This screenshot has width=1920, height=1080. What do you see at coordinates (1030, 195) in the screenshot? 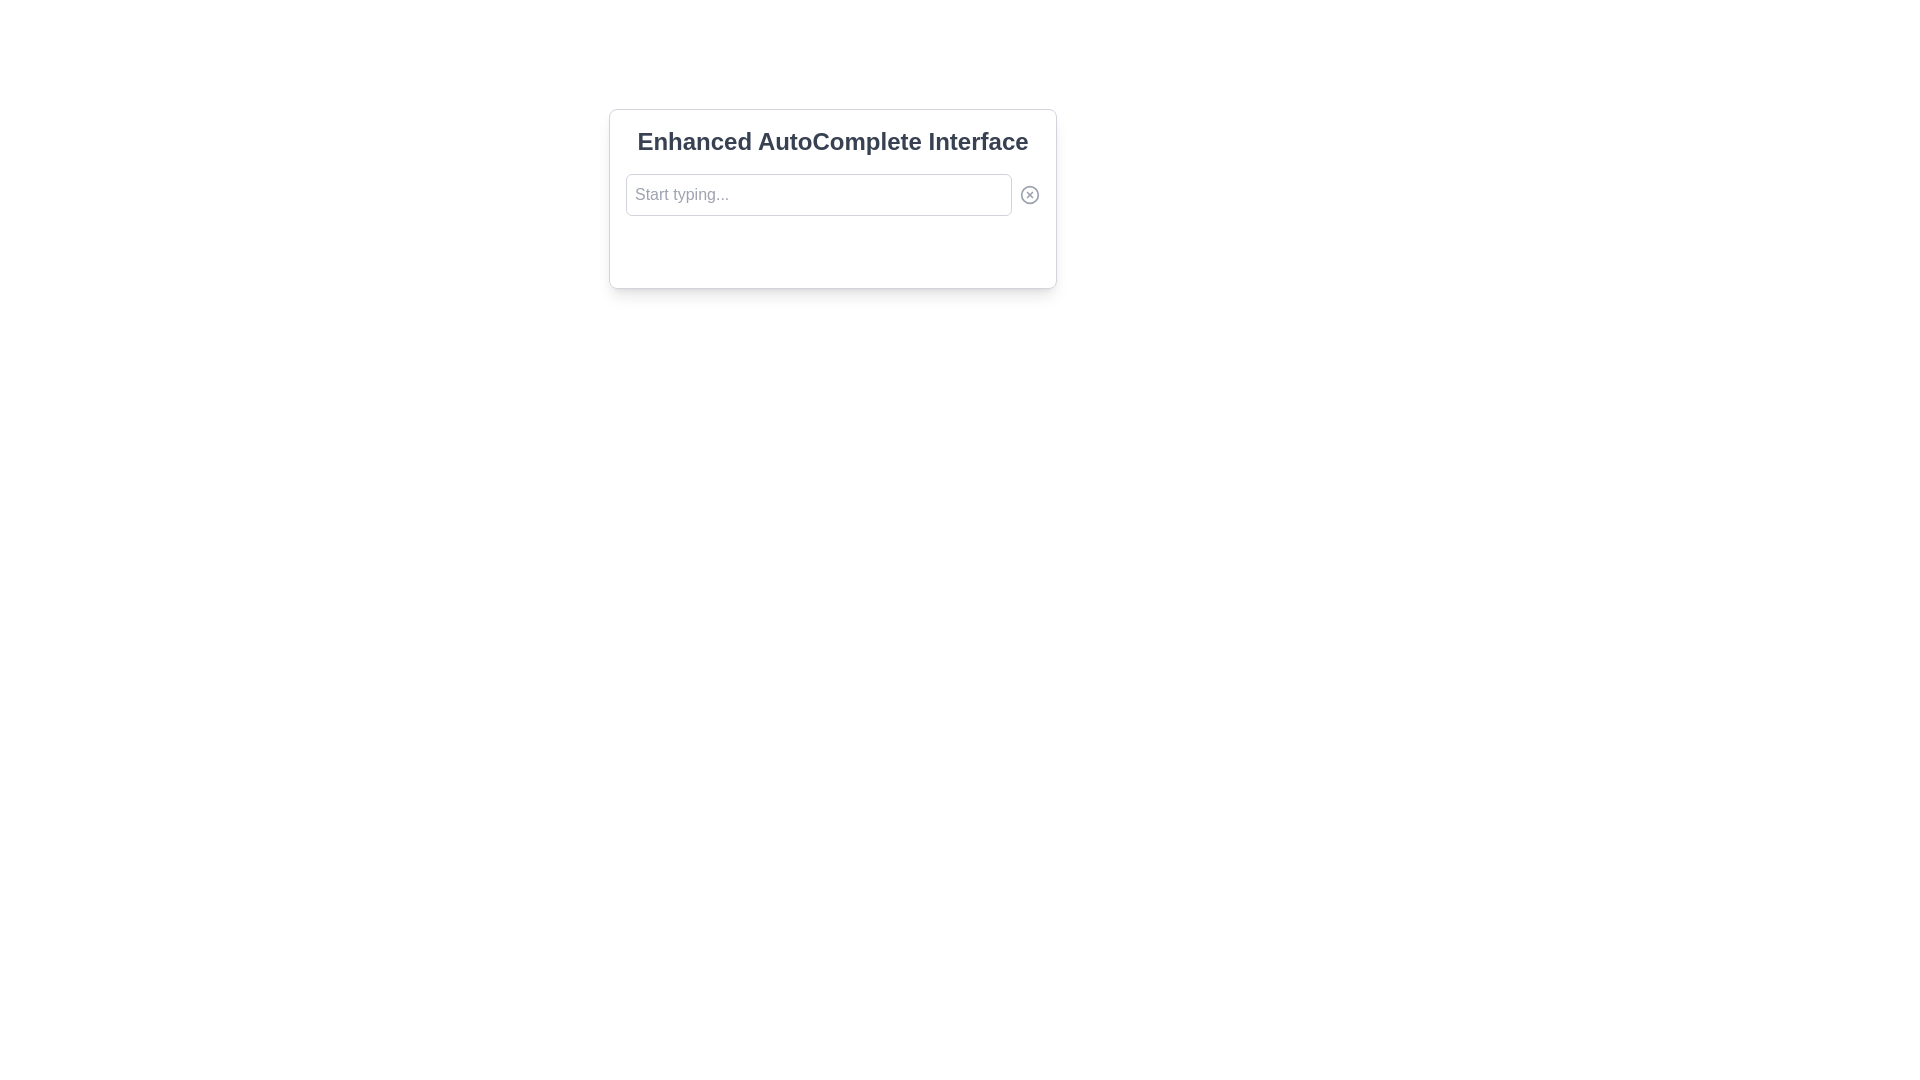
I see `the circular 'X' icon button, which is gray and located on the right side of the input field with the placeholder 'Start typing...'` at bounding box center [1030, 195].